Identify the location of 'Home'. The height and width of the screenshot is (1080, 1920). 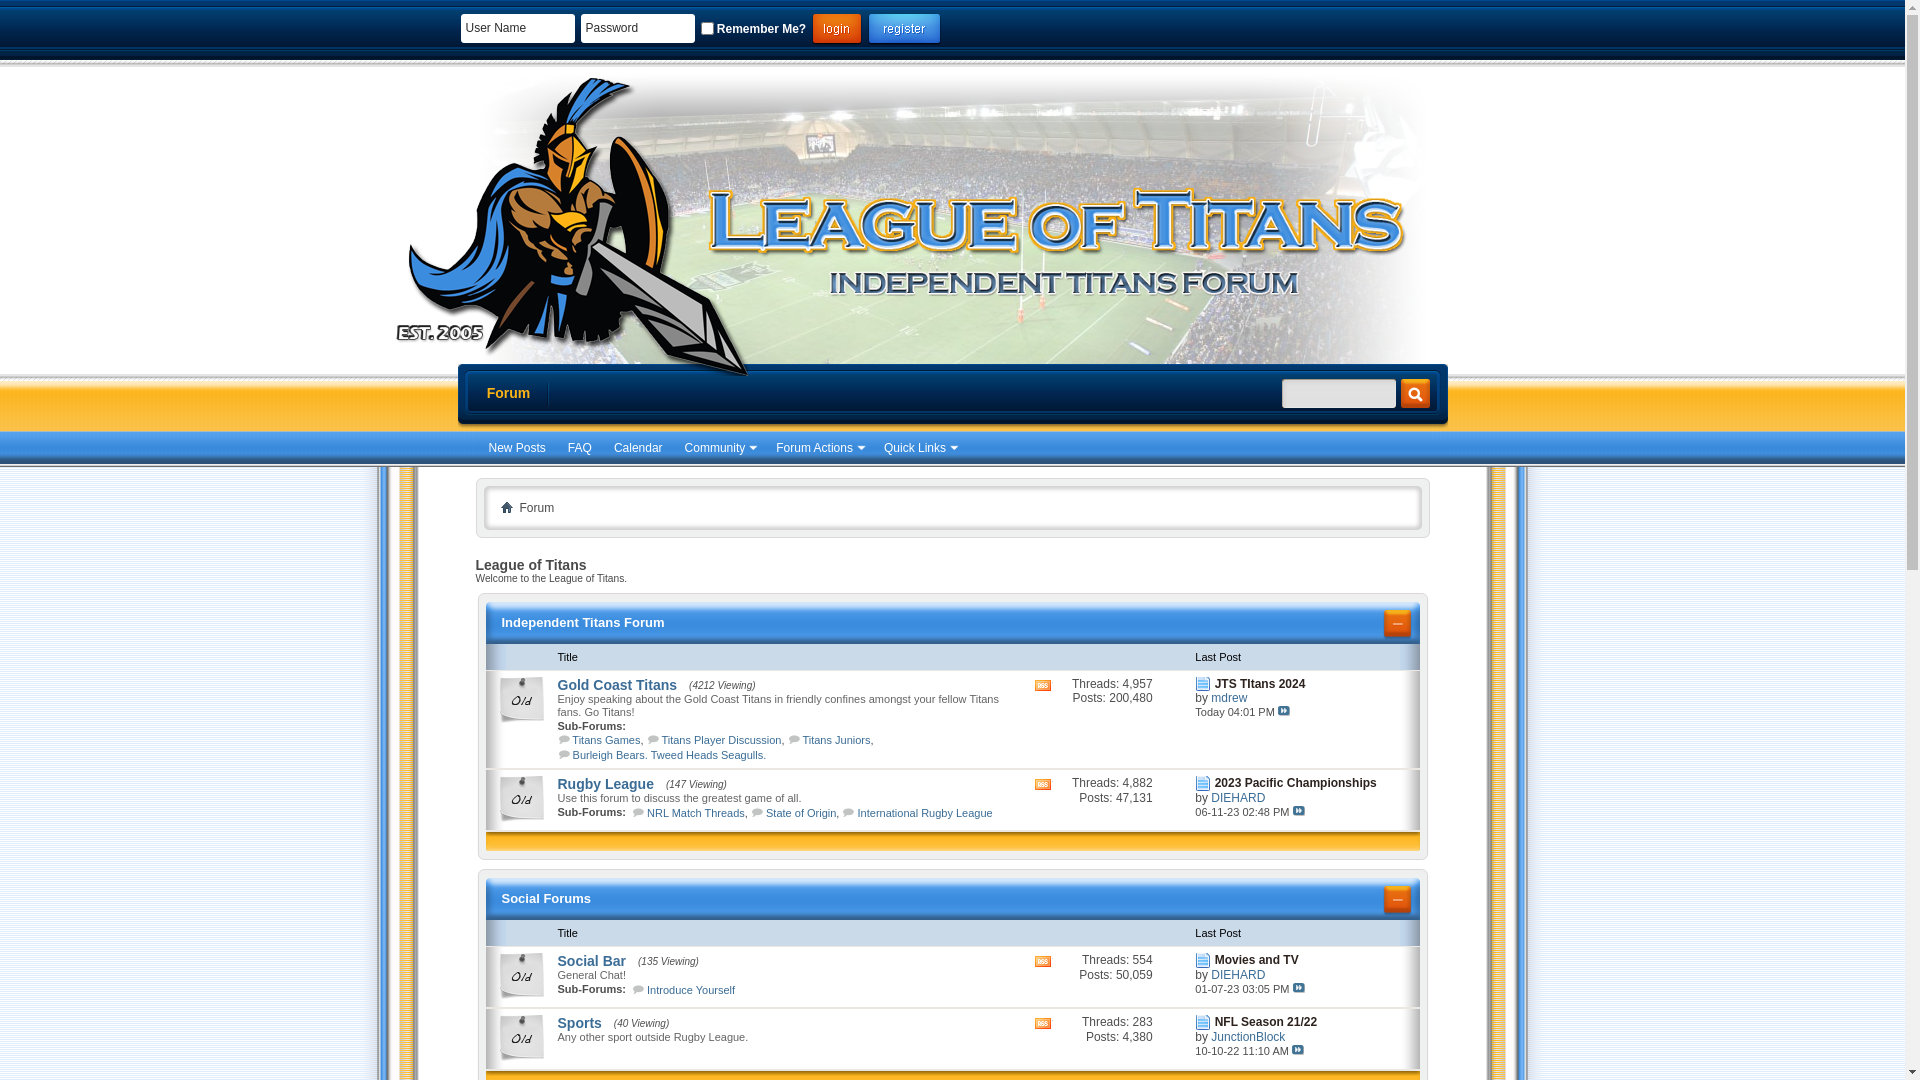
(499, 505).